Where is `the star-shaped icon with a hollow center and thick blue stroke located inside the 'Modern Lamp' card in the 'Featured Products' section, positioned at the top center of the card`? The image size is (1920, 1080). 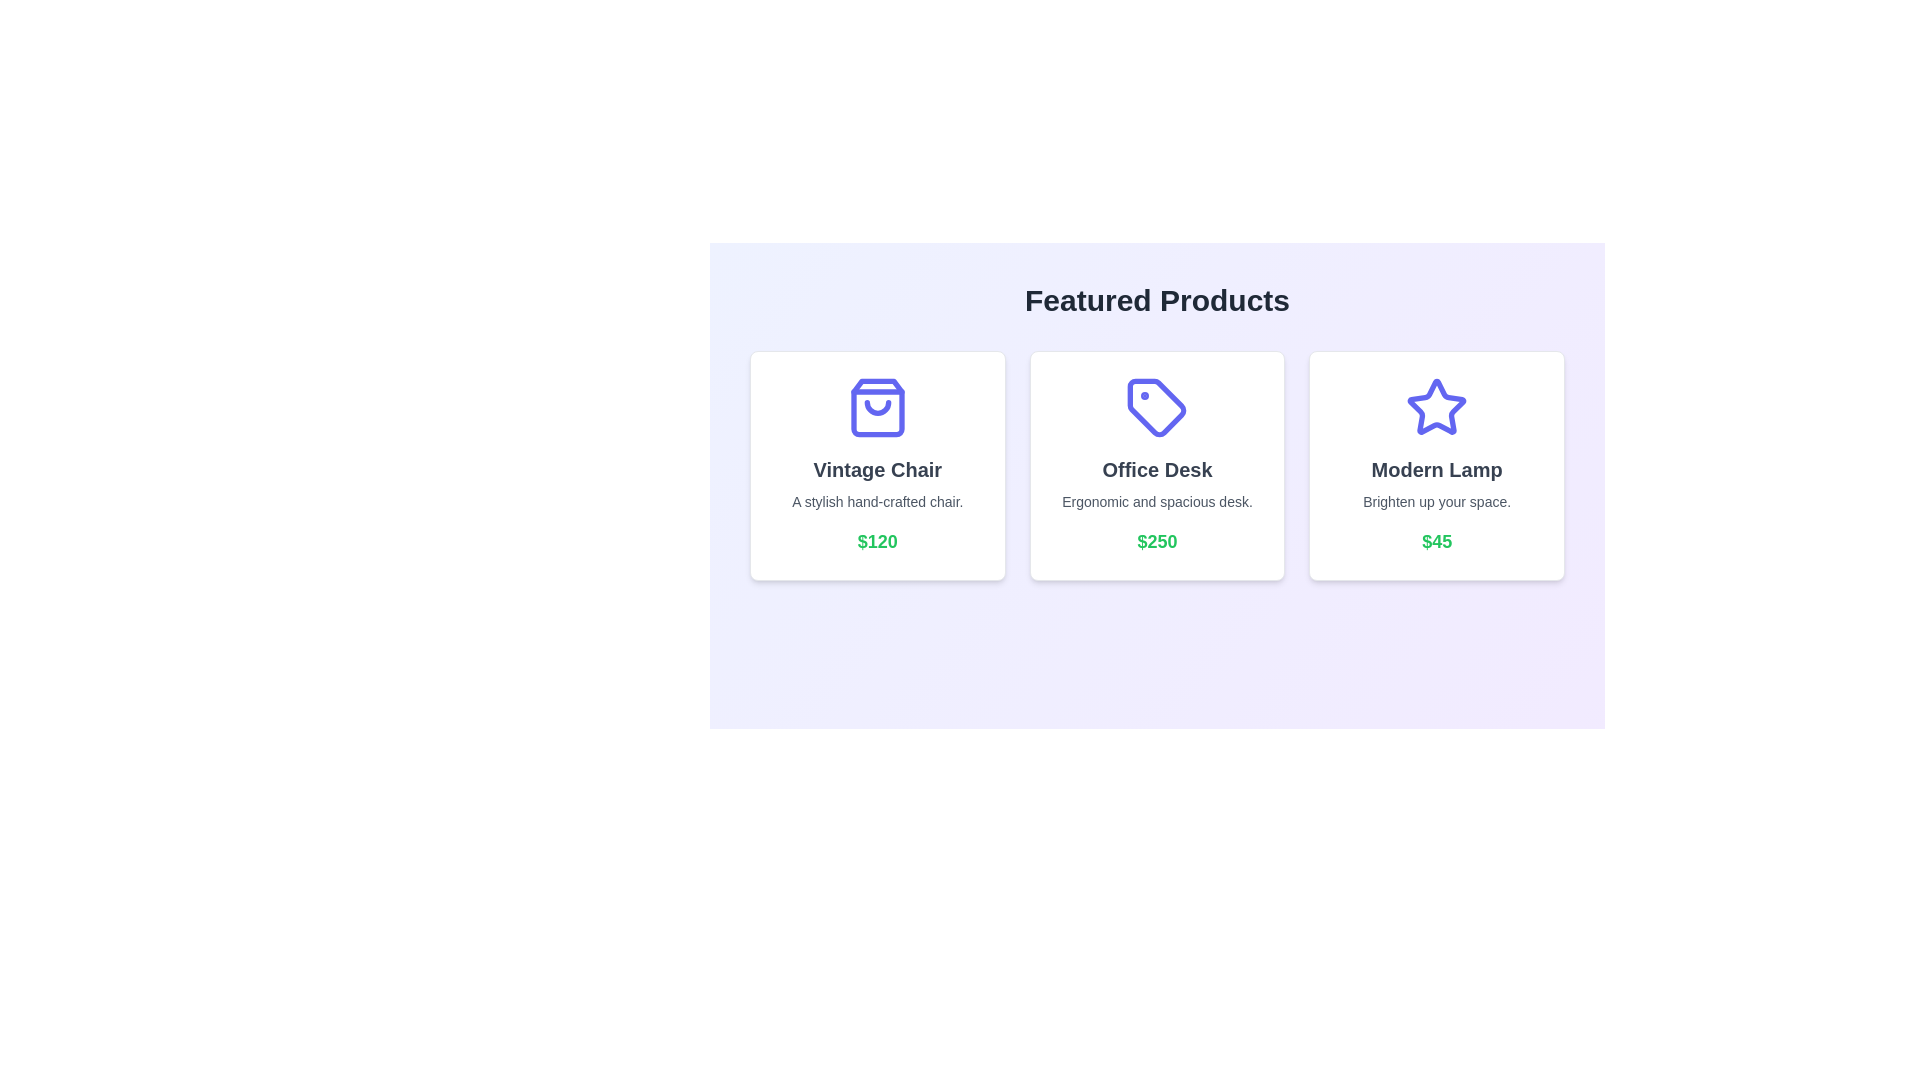 the star-shaped icon with a hollow center and thick blue stroke located inside the 'Modern Lamp' card in the 'Featured Products' section, positioned at the top center of the card is located at coordinates (1436, 405).